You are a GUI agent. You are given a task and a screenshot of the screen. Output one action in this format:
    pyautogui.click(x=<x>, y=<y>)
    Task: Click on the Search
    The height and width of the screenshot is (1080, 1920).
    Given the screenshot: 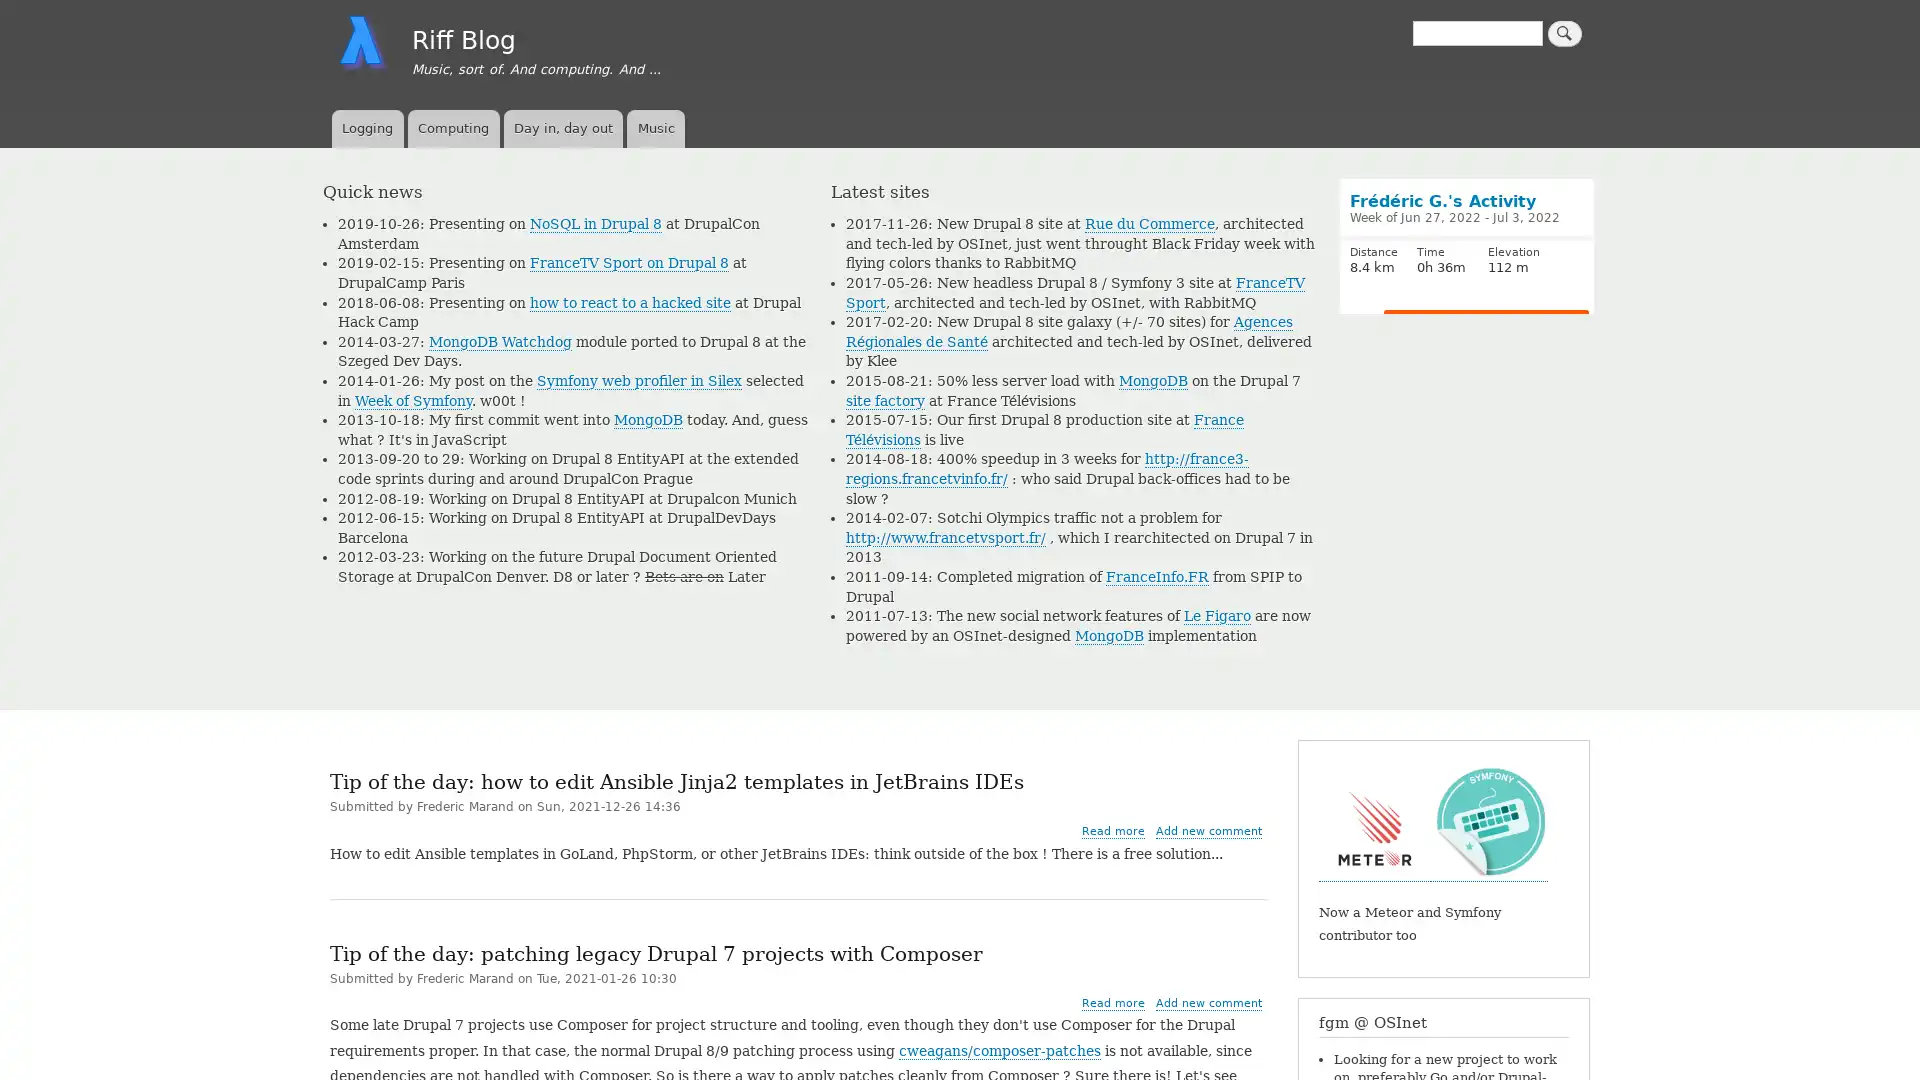 What is the action you would take?
    pyautogui.click(x=1563, y=33)
    